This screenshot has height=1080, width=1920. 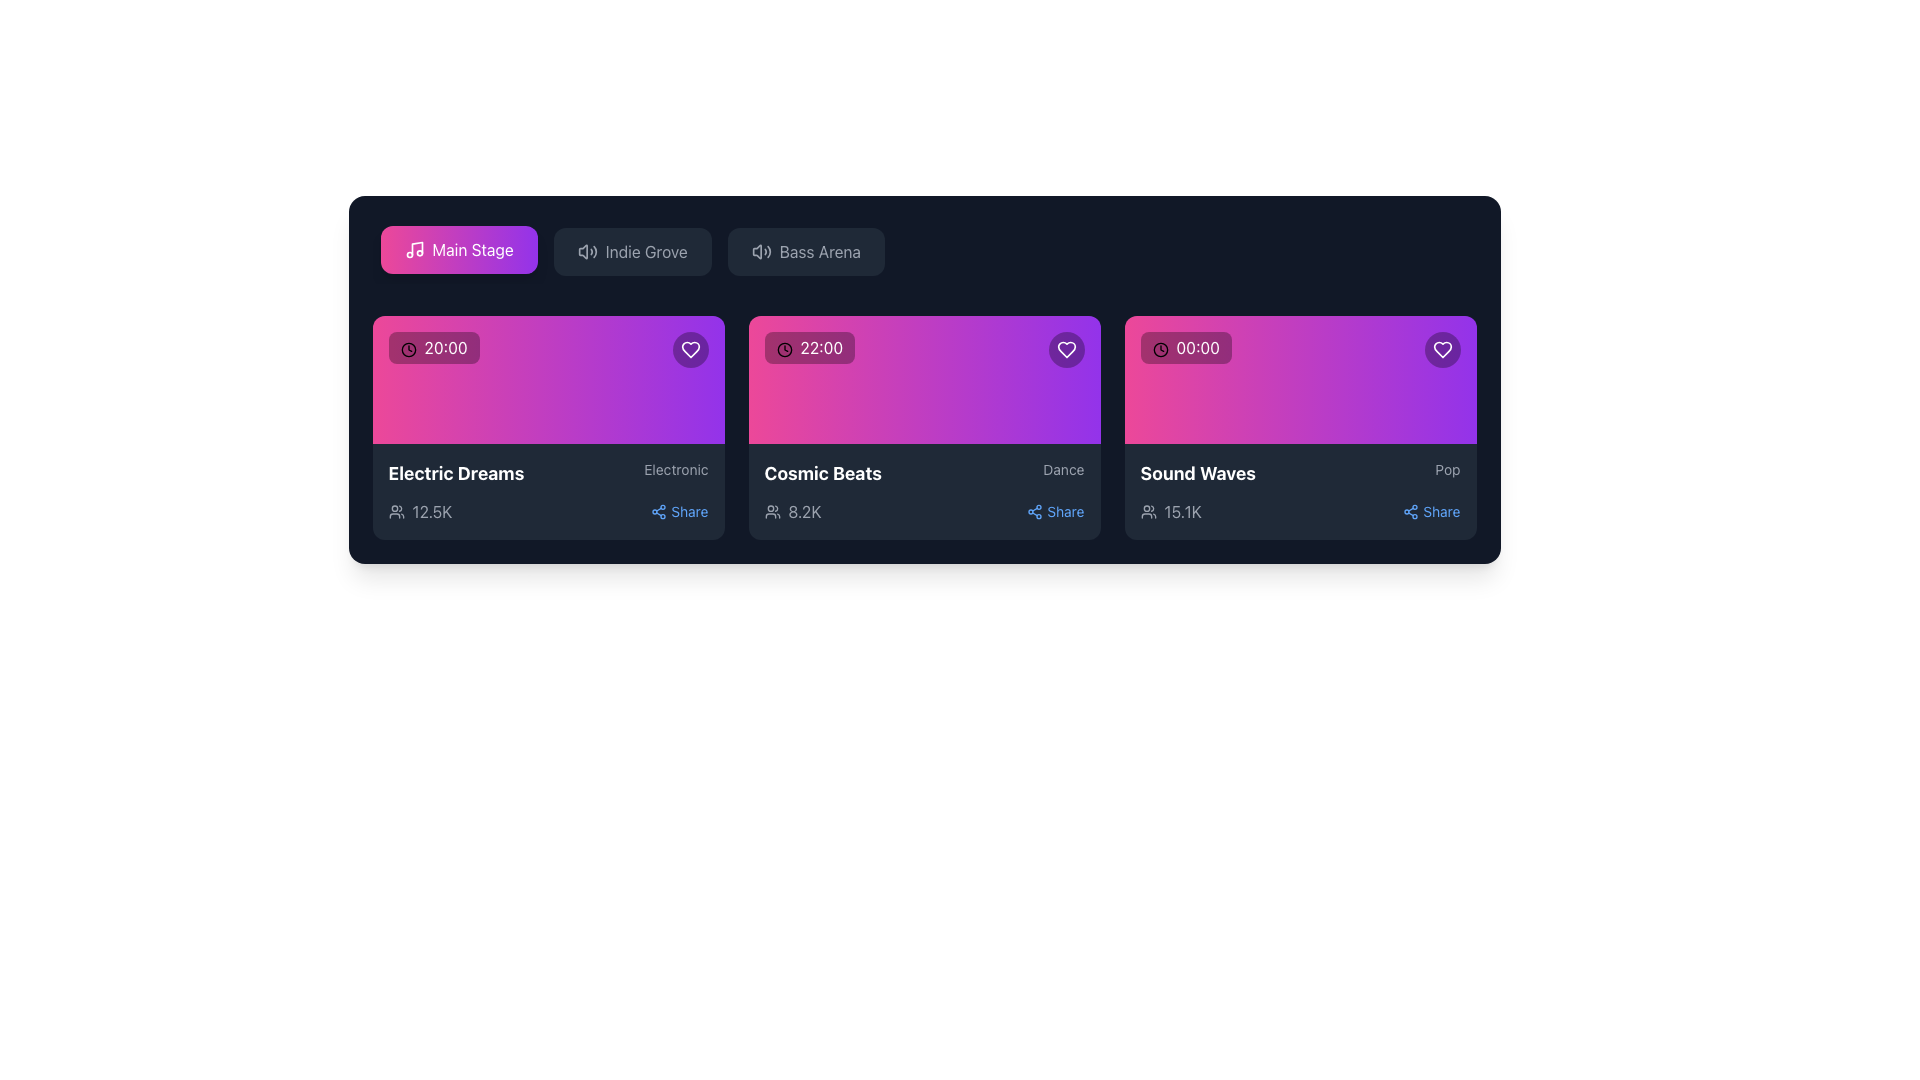 What do you see at coordinates (809, 346) in the screenshot?
I see `the visual label displaying the time '22:00' with a clock icon on the left, located in the top-left part of the 'Cosmic Beats' information card` at bounding box center [809, 346].